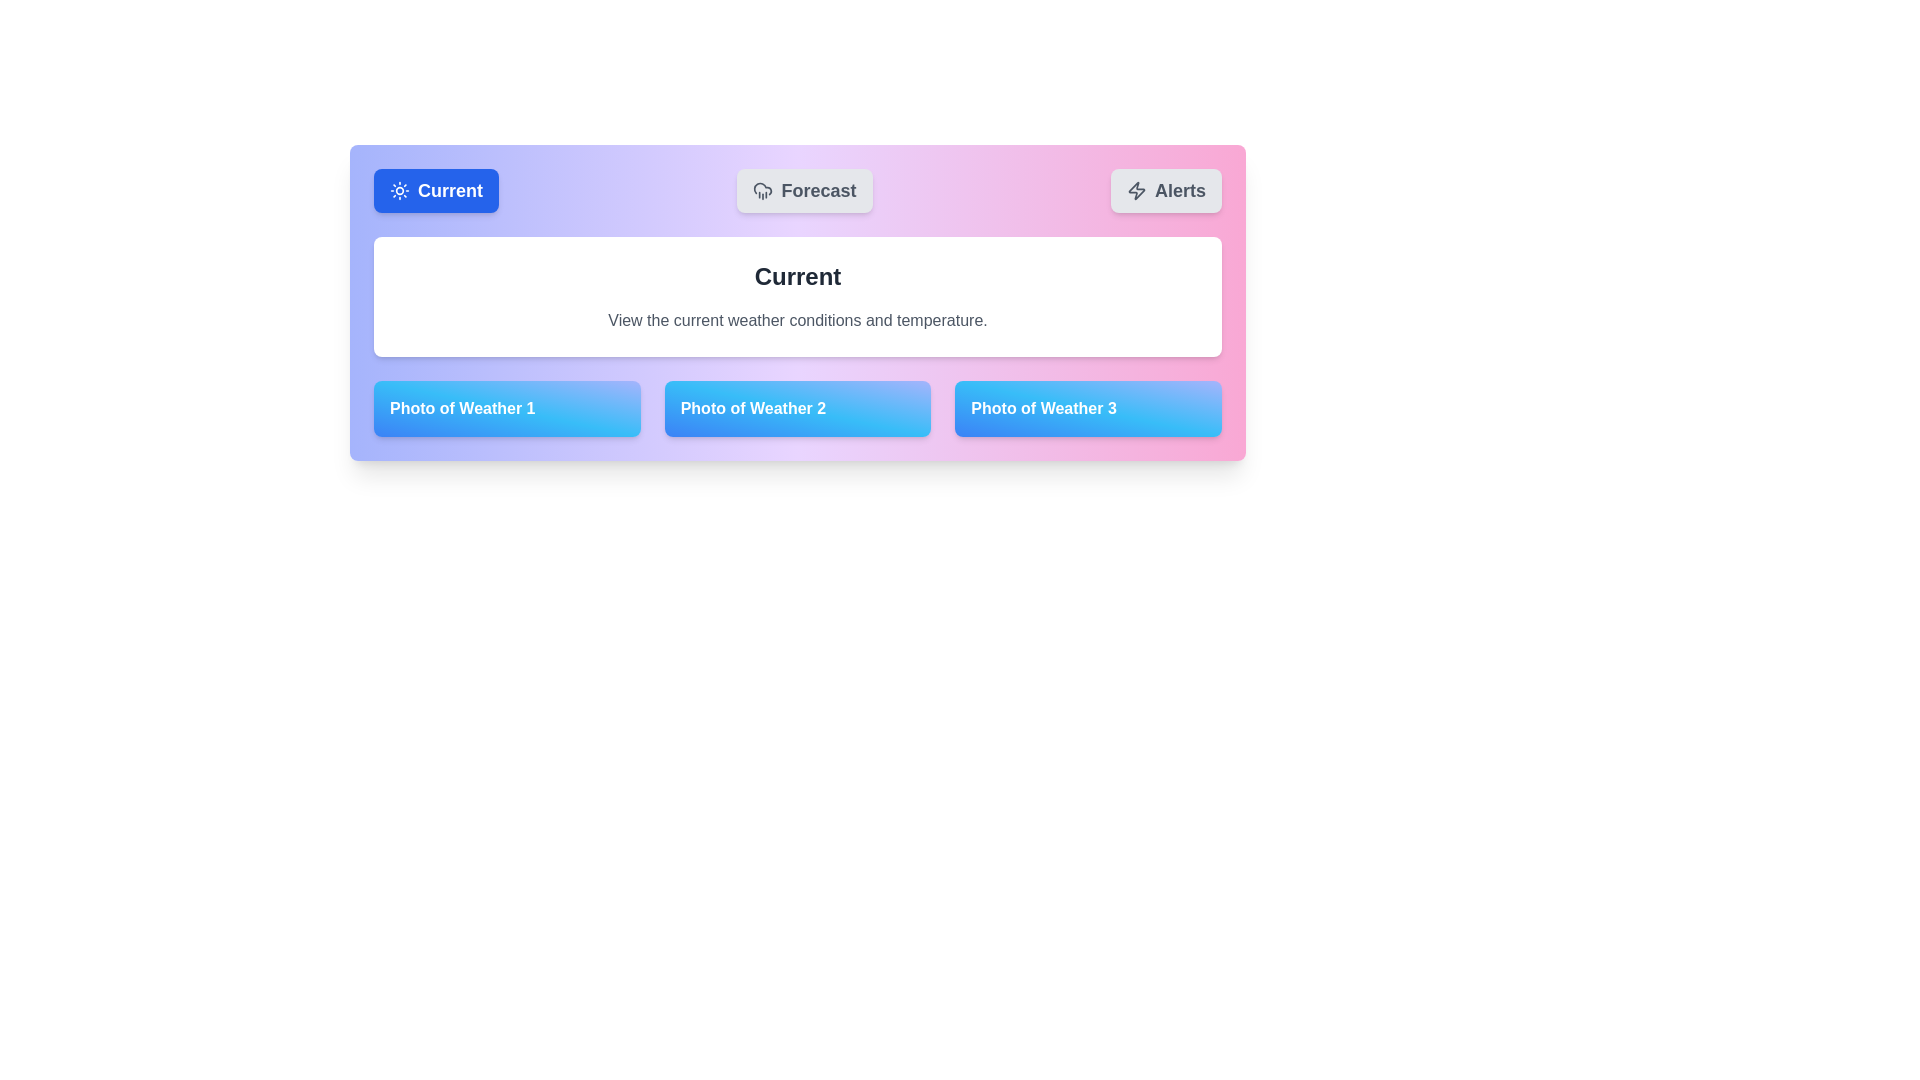 Image resolution: width=1920 pixels, height=1080 pixels. What do you see at coordinates (435, 191) in the screenshot?
I see `the leftmost button in the button group for weather conditions to scale it` at bounding box center [435, 191].